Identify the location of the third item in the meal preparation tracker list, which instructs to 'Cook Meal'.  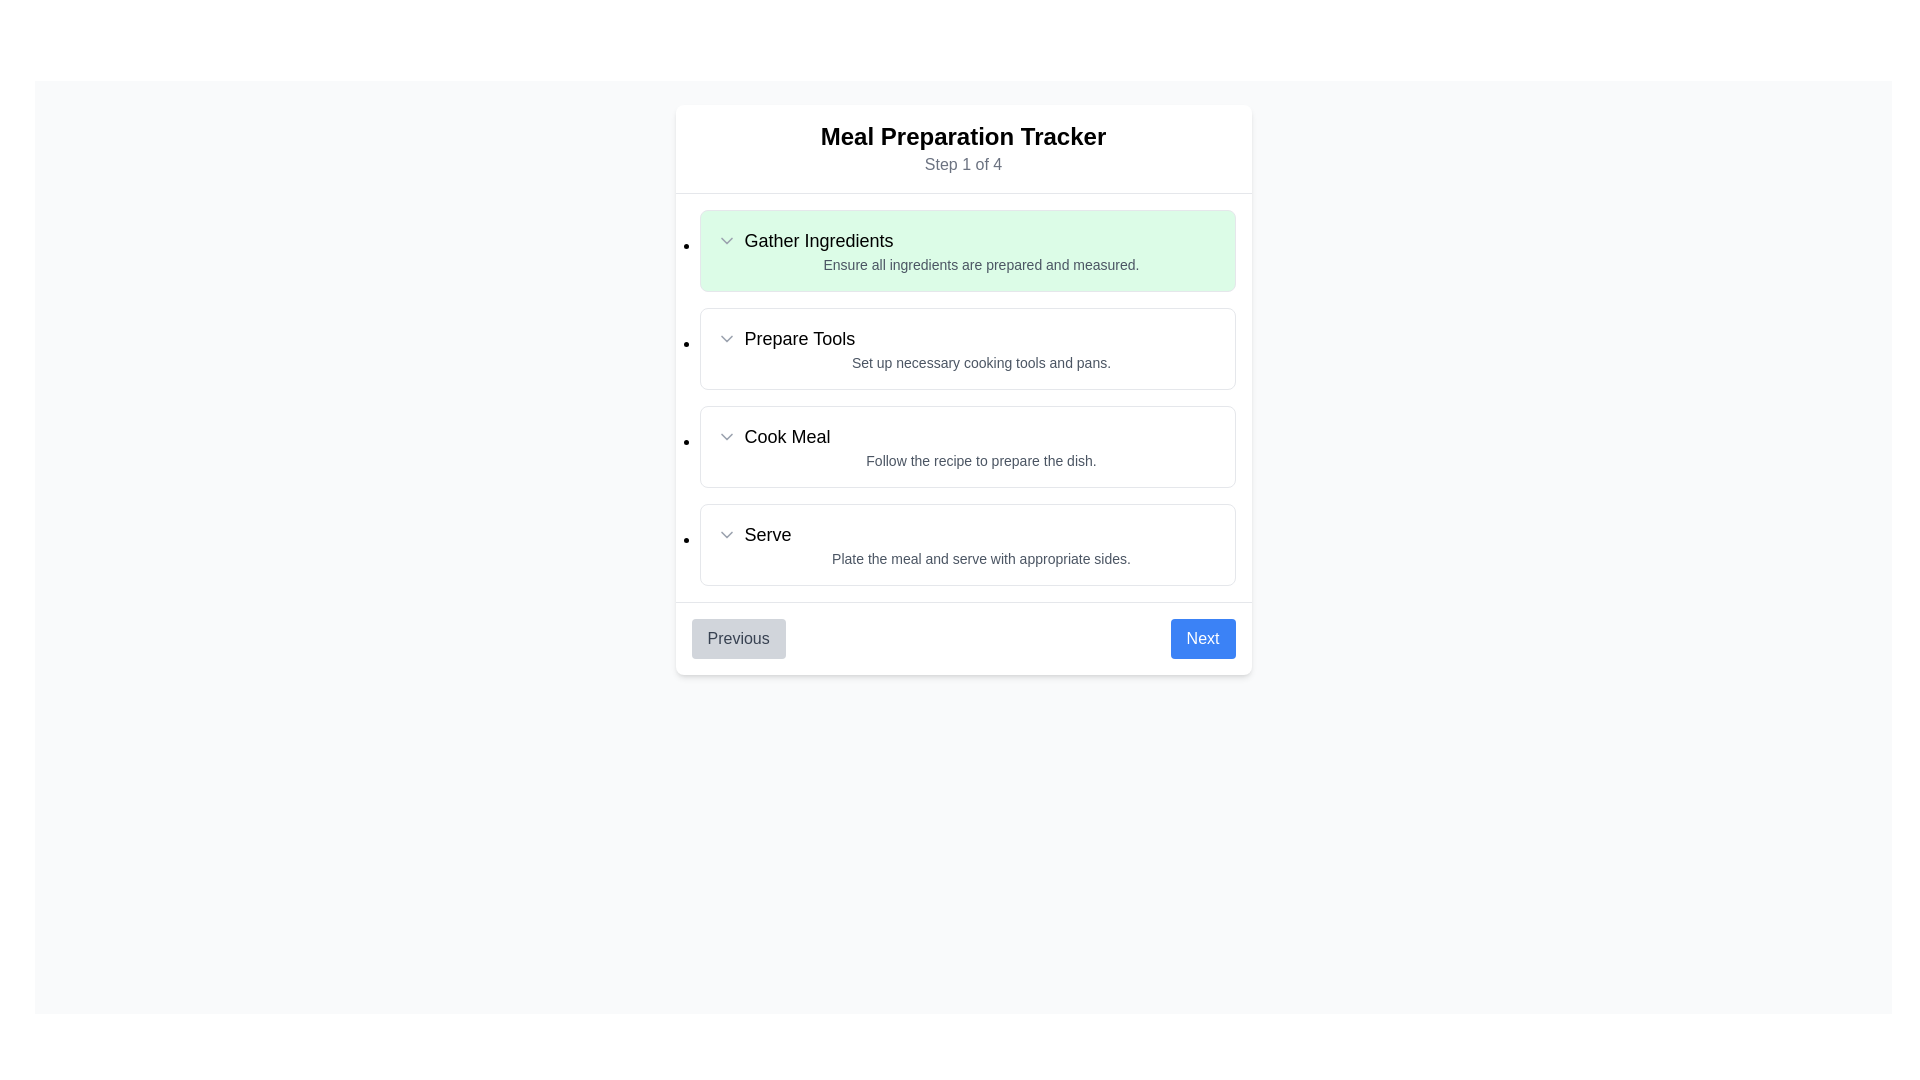
(963, 397).